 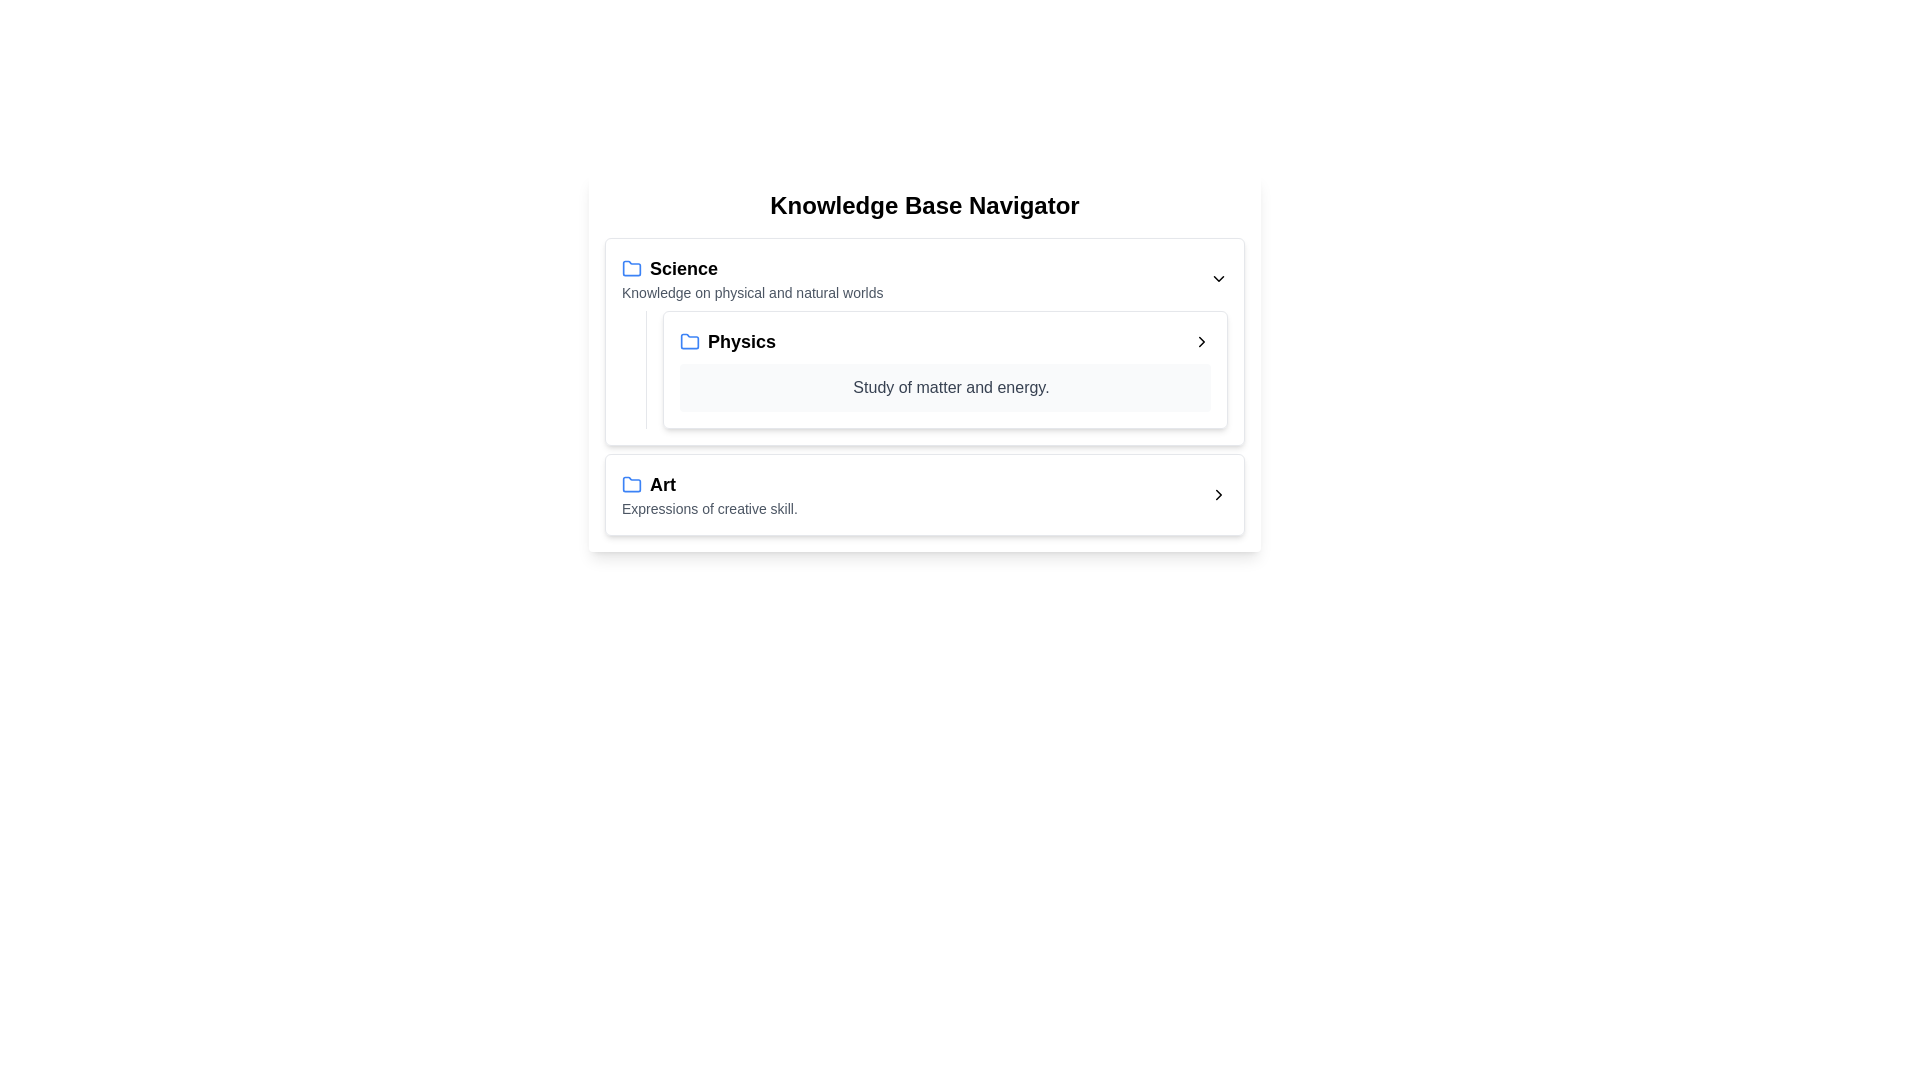 What do you see at coordinates (709, 494) in the screenshot?
I see `the composite UI component displaying 'Art' with the descriptive text 'Expressions of creative skill.' and a blue folder icon` at bounding box center [709, 494].